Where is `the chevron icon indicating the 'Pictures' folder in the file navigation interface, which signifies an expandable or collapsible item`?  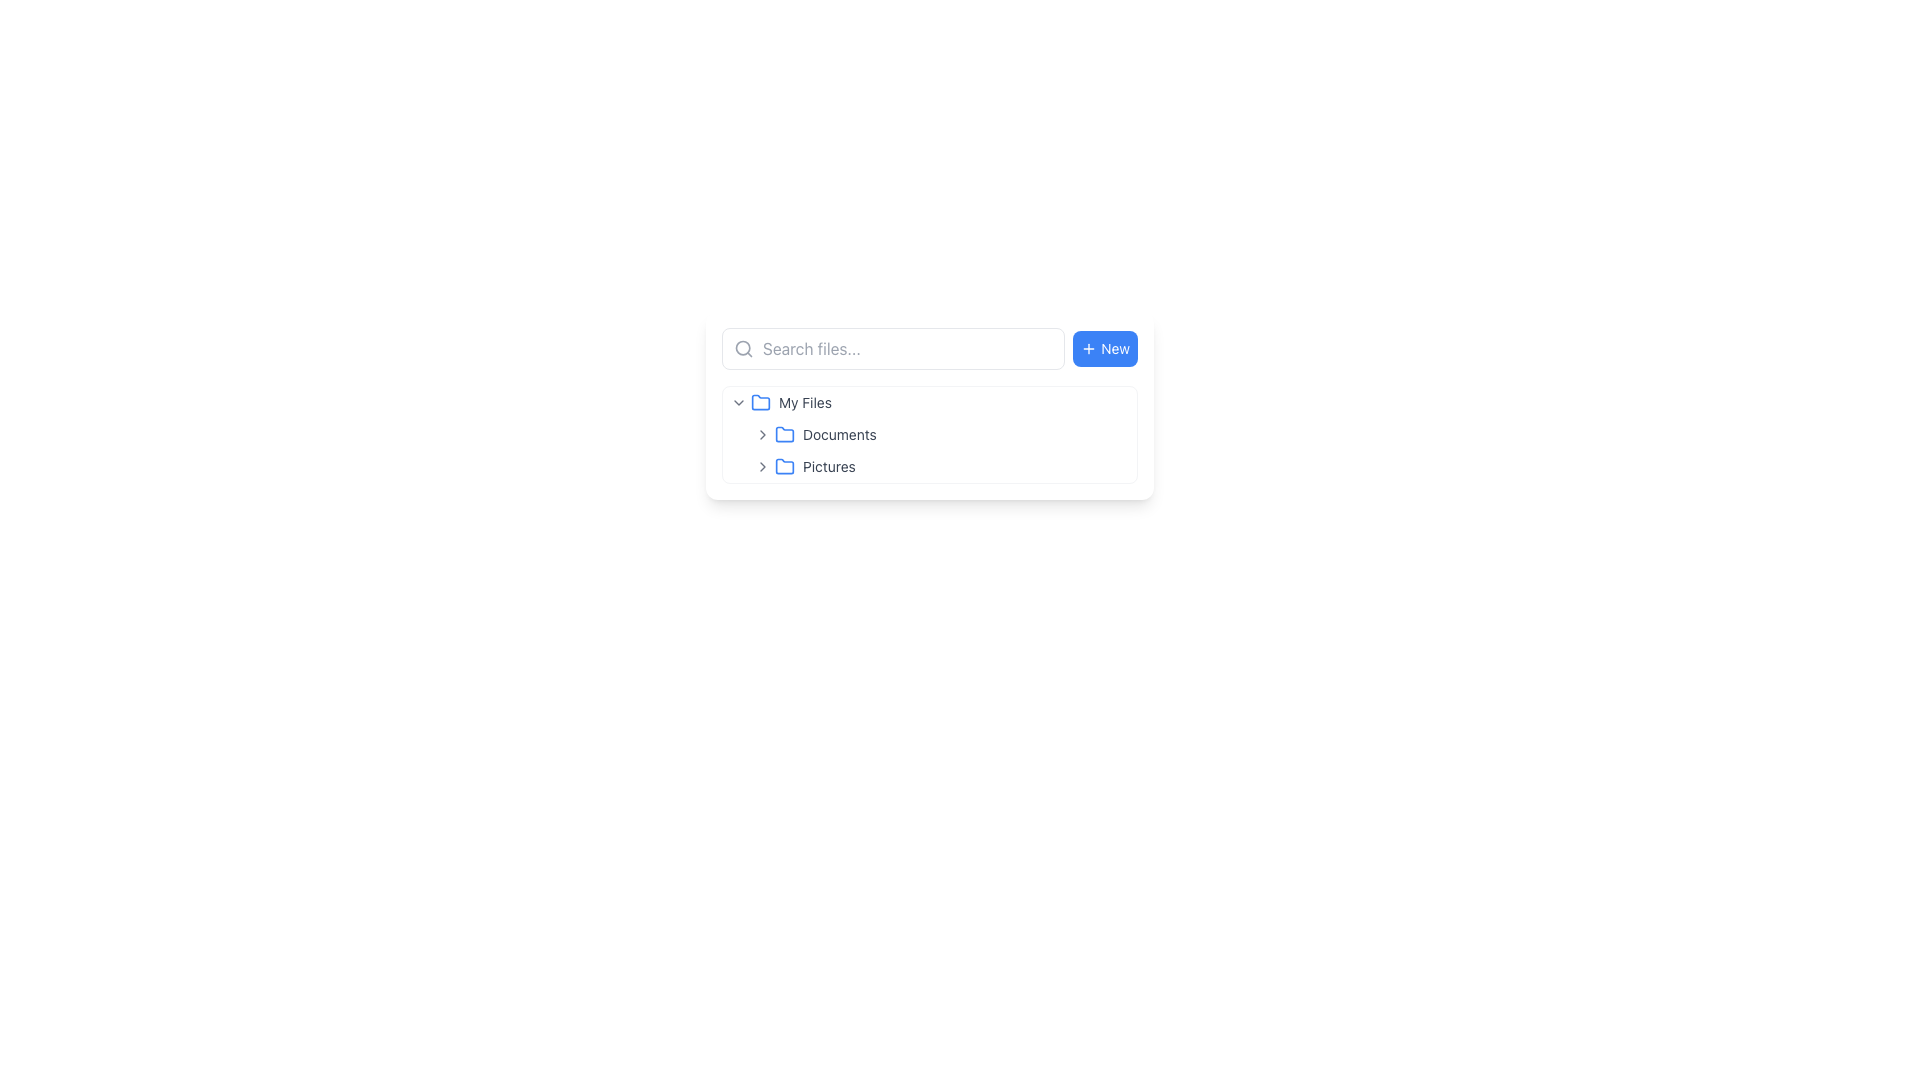
the chevron icon indicating the 'Pictures' folder in the file navigation interface, which signifies an expandable or collapsible item is located at coordinates (762, 466).